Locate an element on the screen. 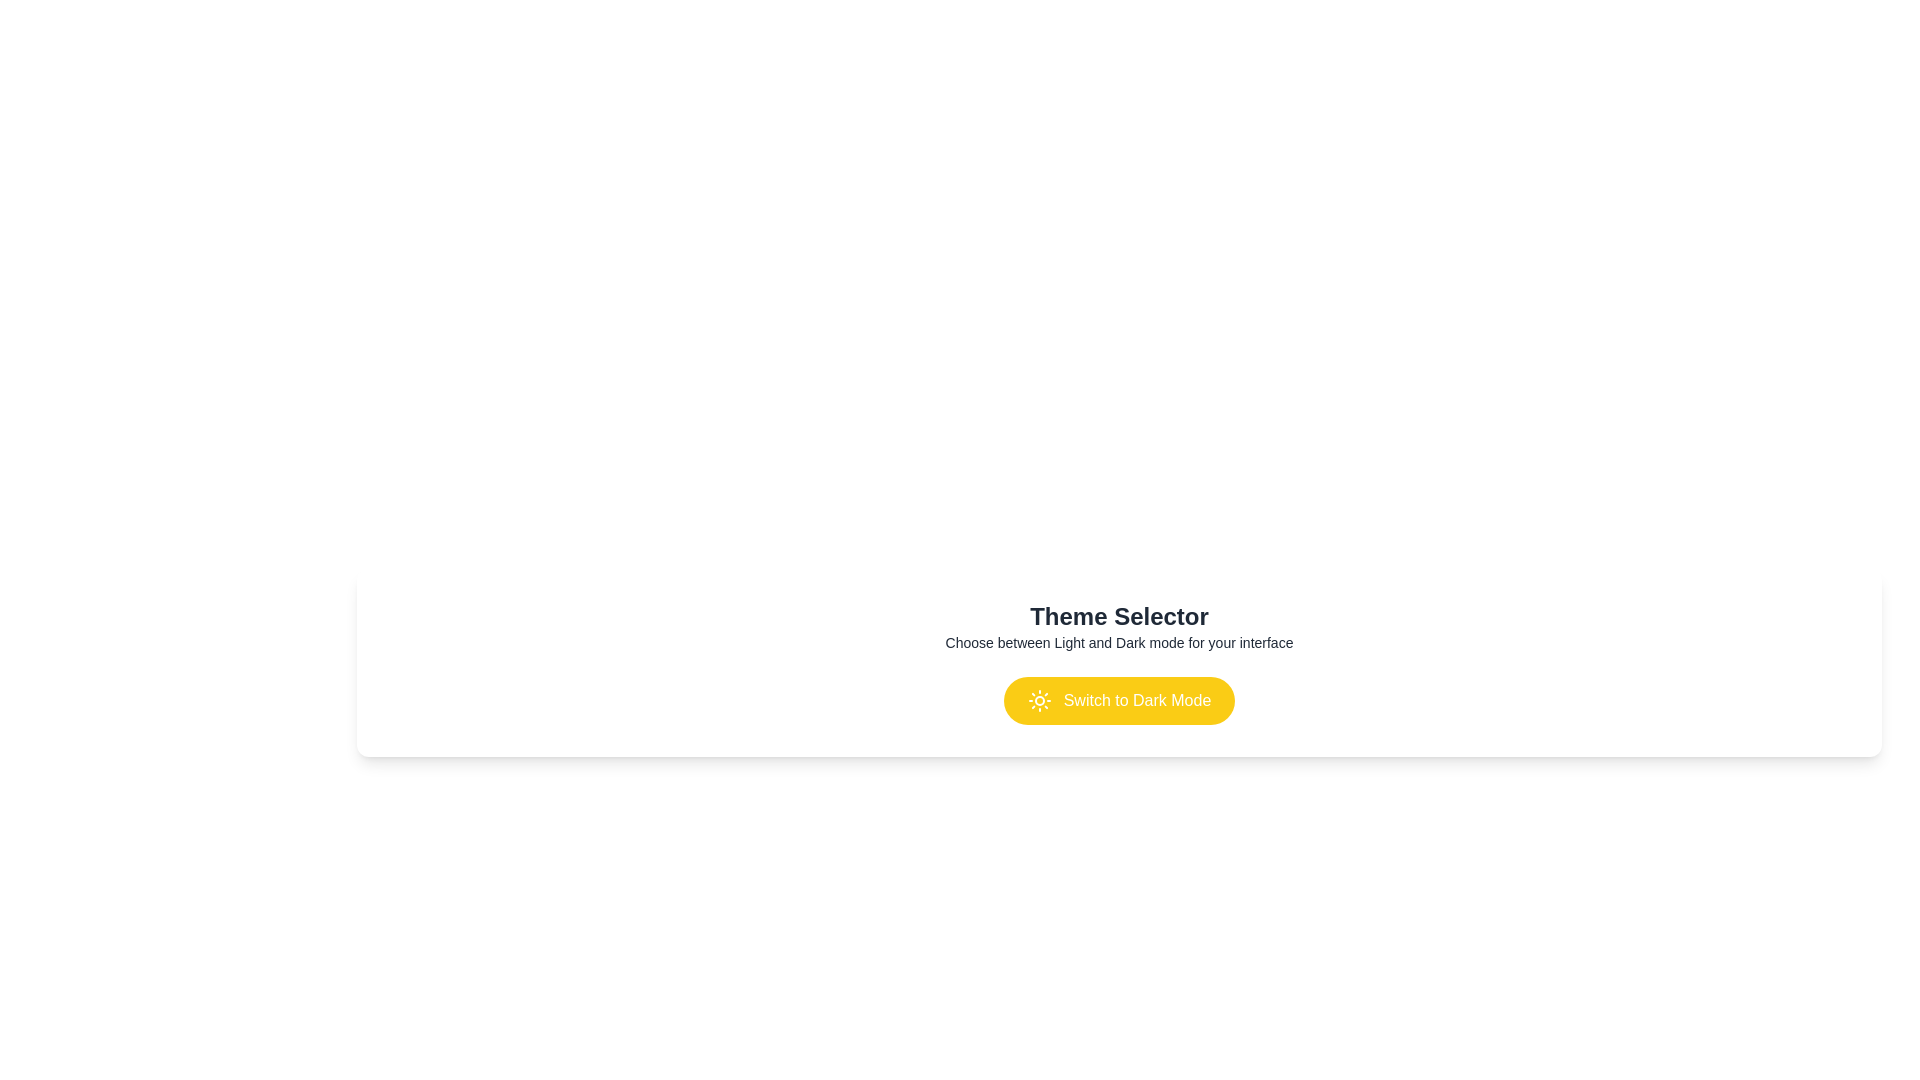 The image size is (1920, 1080). the button labeled 'Switch to Dark Mode' to toggle to dark theme is located at coordinates (1118, 700).